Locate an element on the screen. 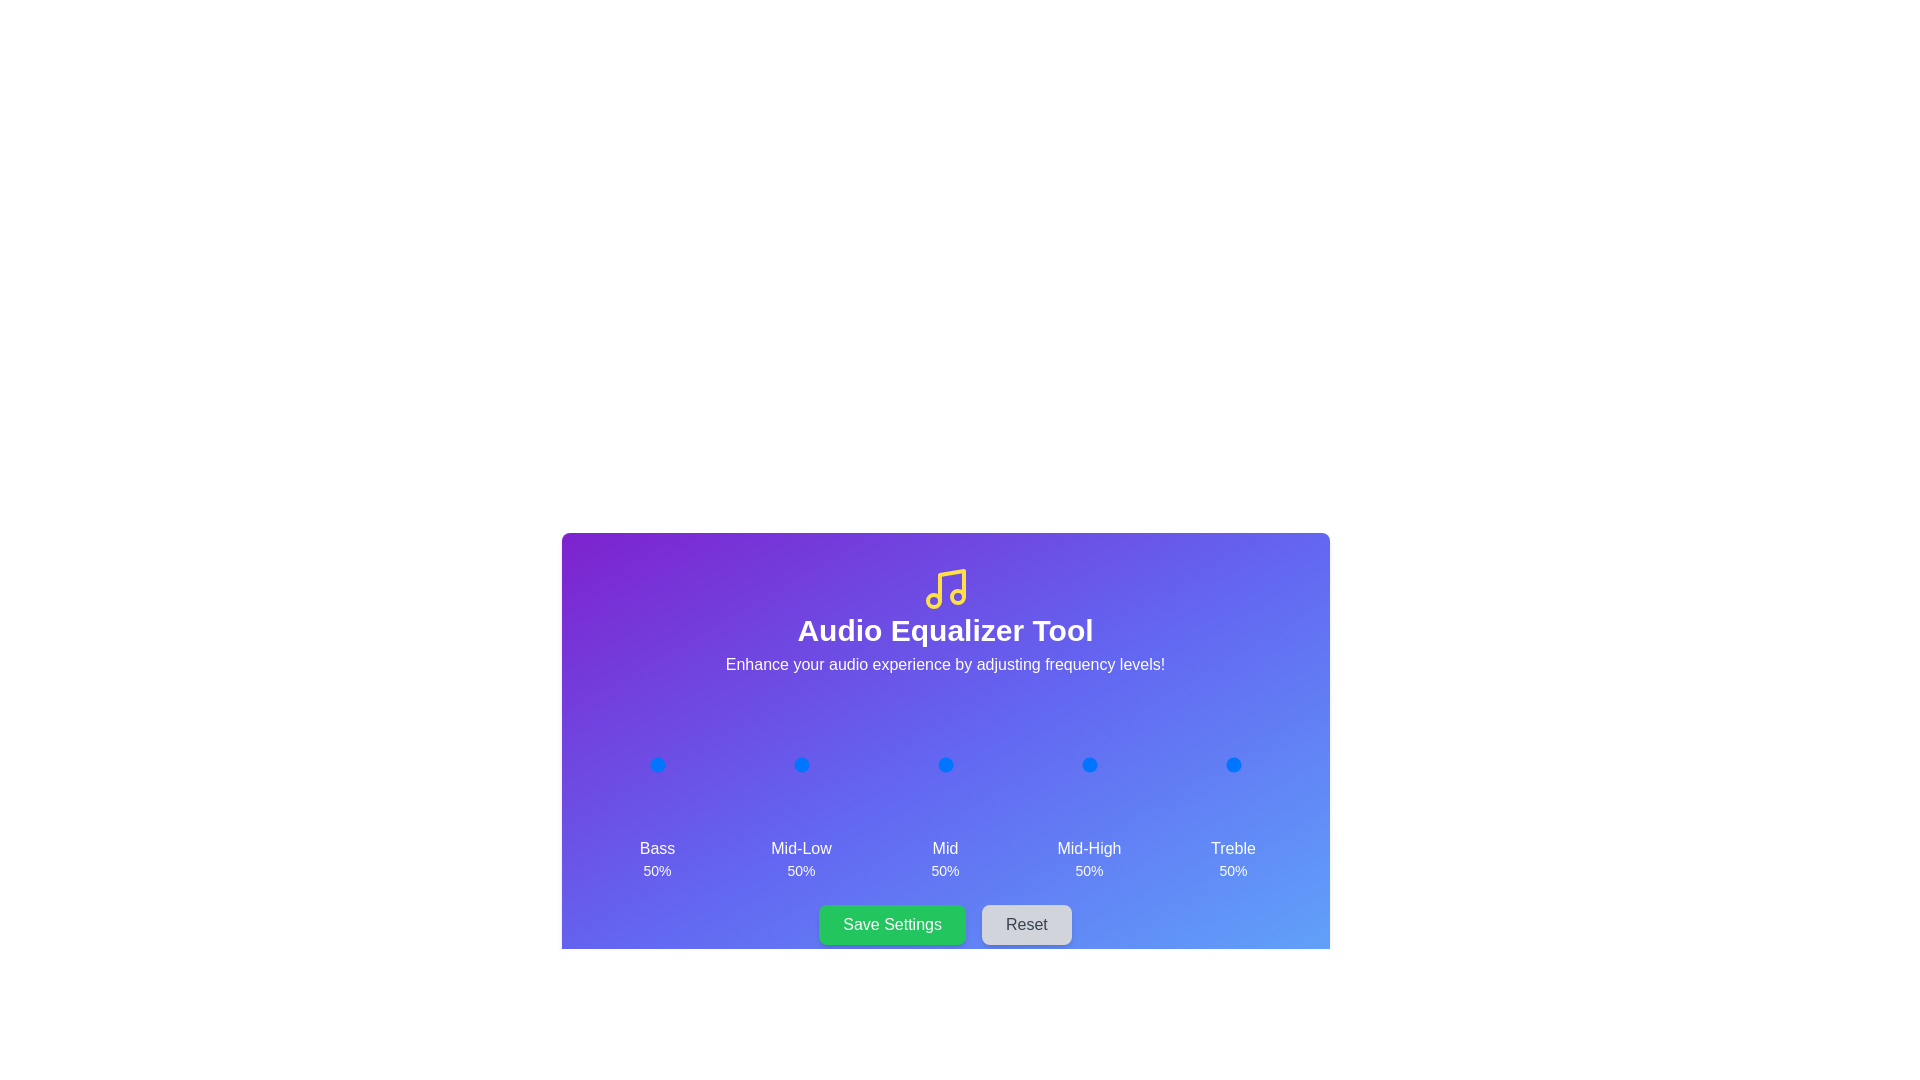 The image size is (1920, 1080). the 2 slider to 52% is located at coordinates (945, 764).